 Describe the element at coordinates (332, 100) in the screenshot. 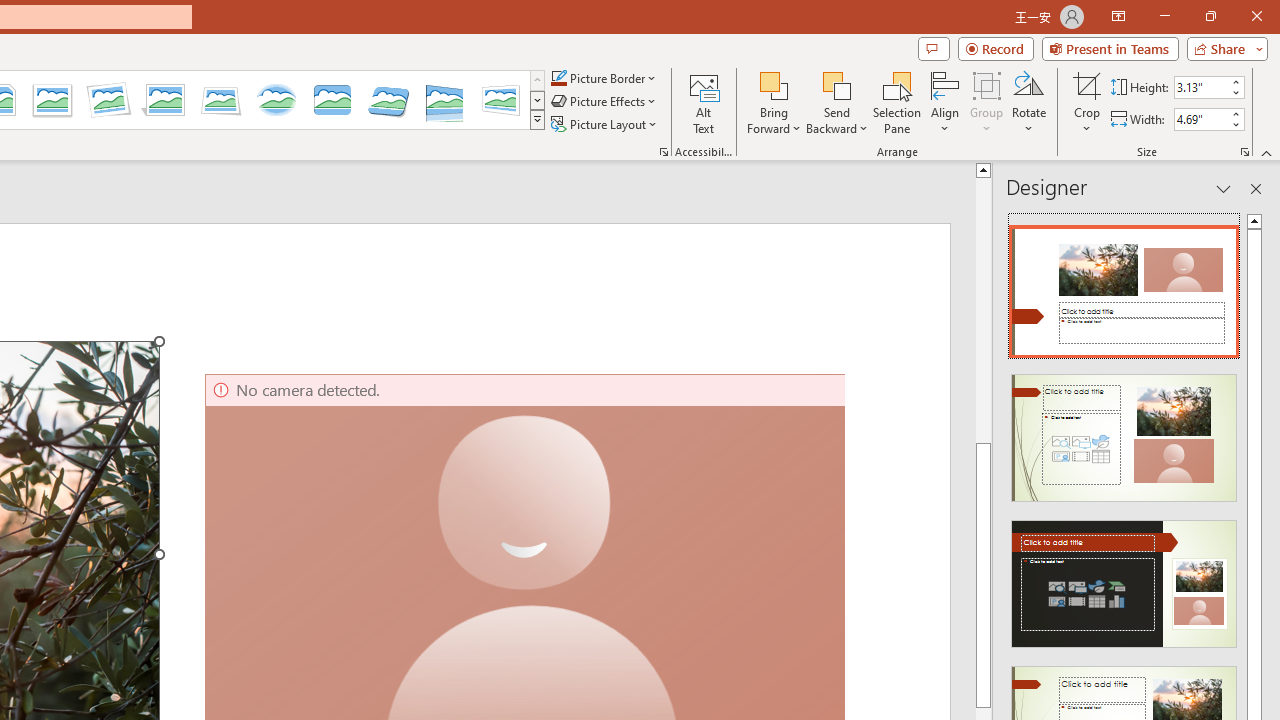

I see `'Bevel Rectangle'` at that location.